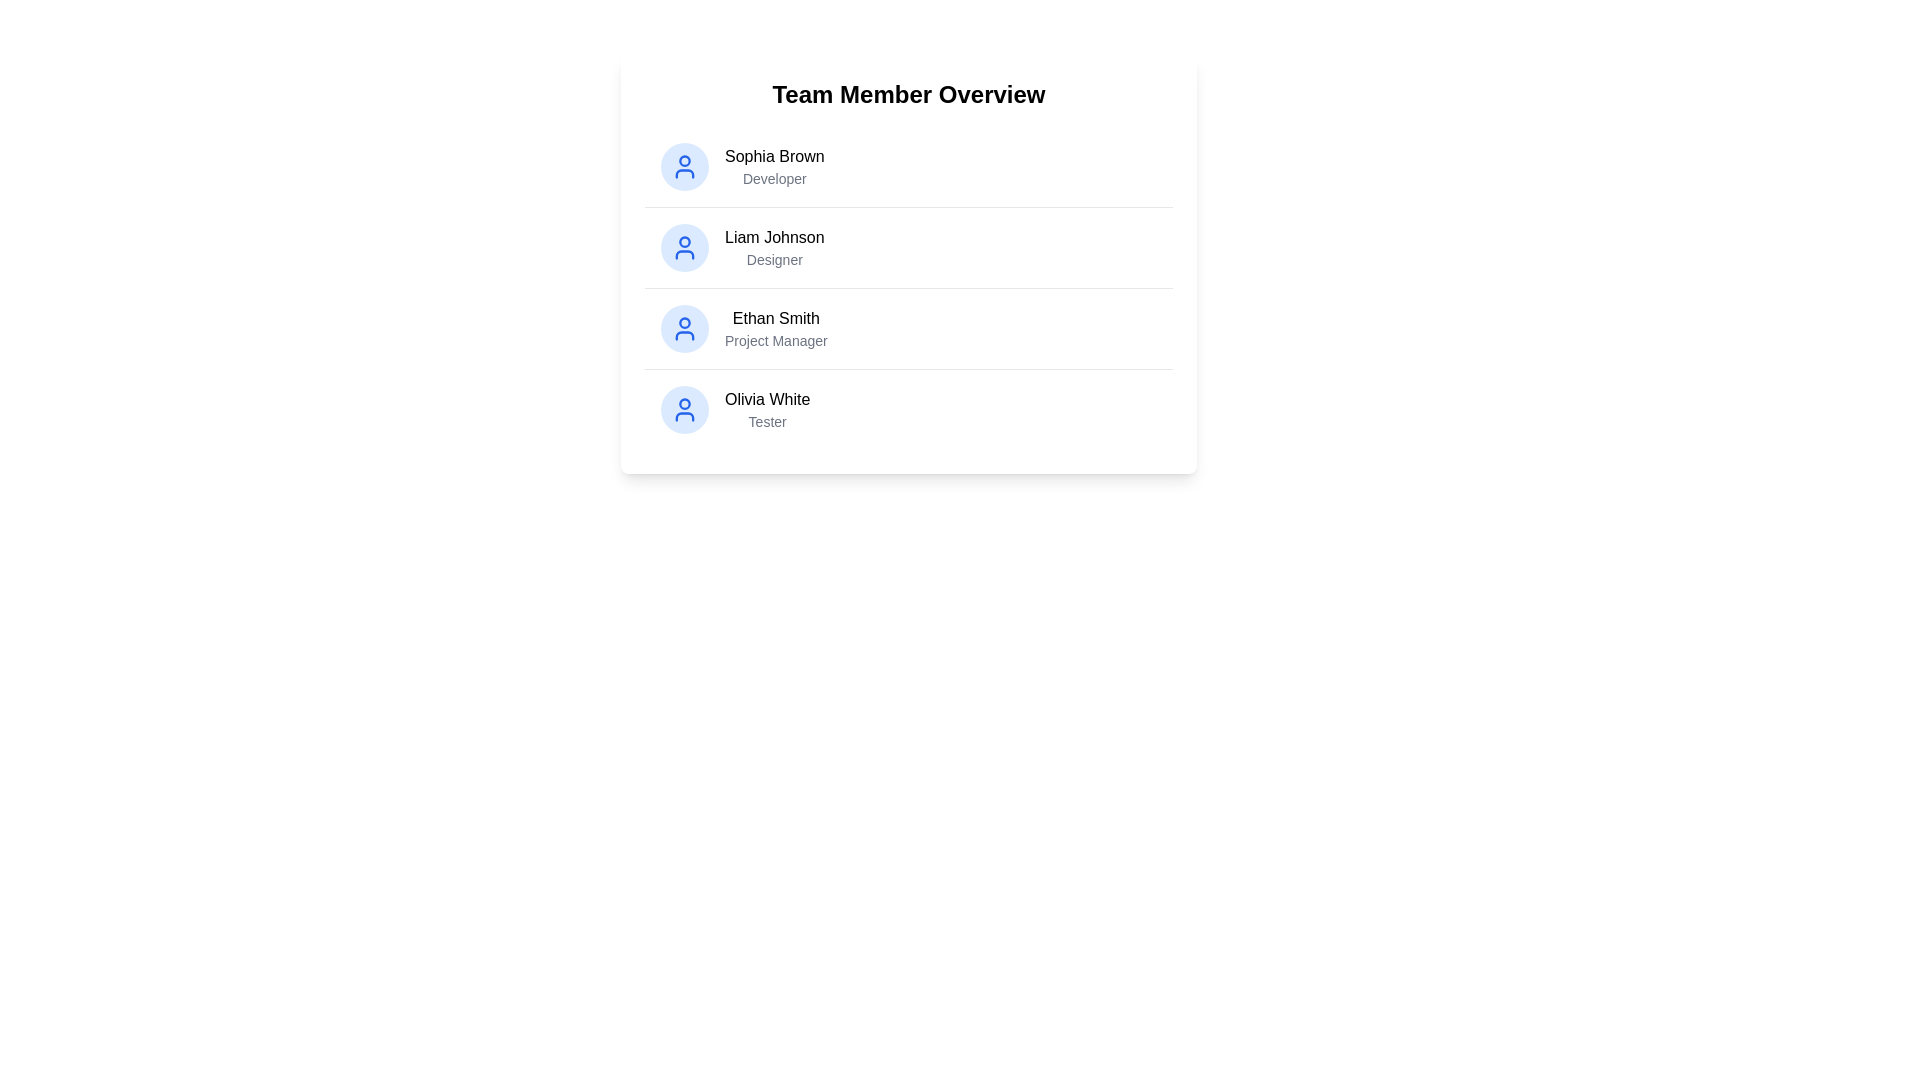  I want to click on the circular avatar icon with a light blue background and a user symbol representing 'Olivia White', the fourth entry in the team member list, so click(685, 408).